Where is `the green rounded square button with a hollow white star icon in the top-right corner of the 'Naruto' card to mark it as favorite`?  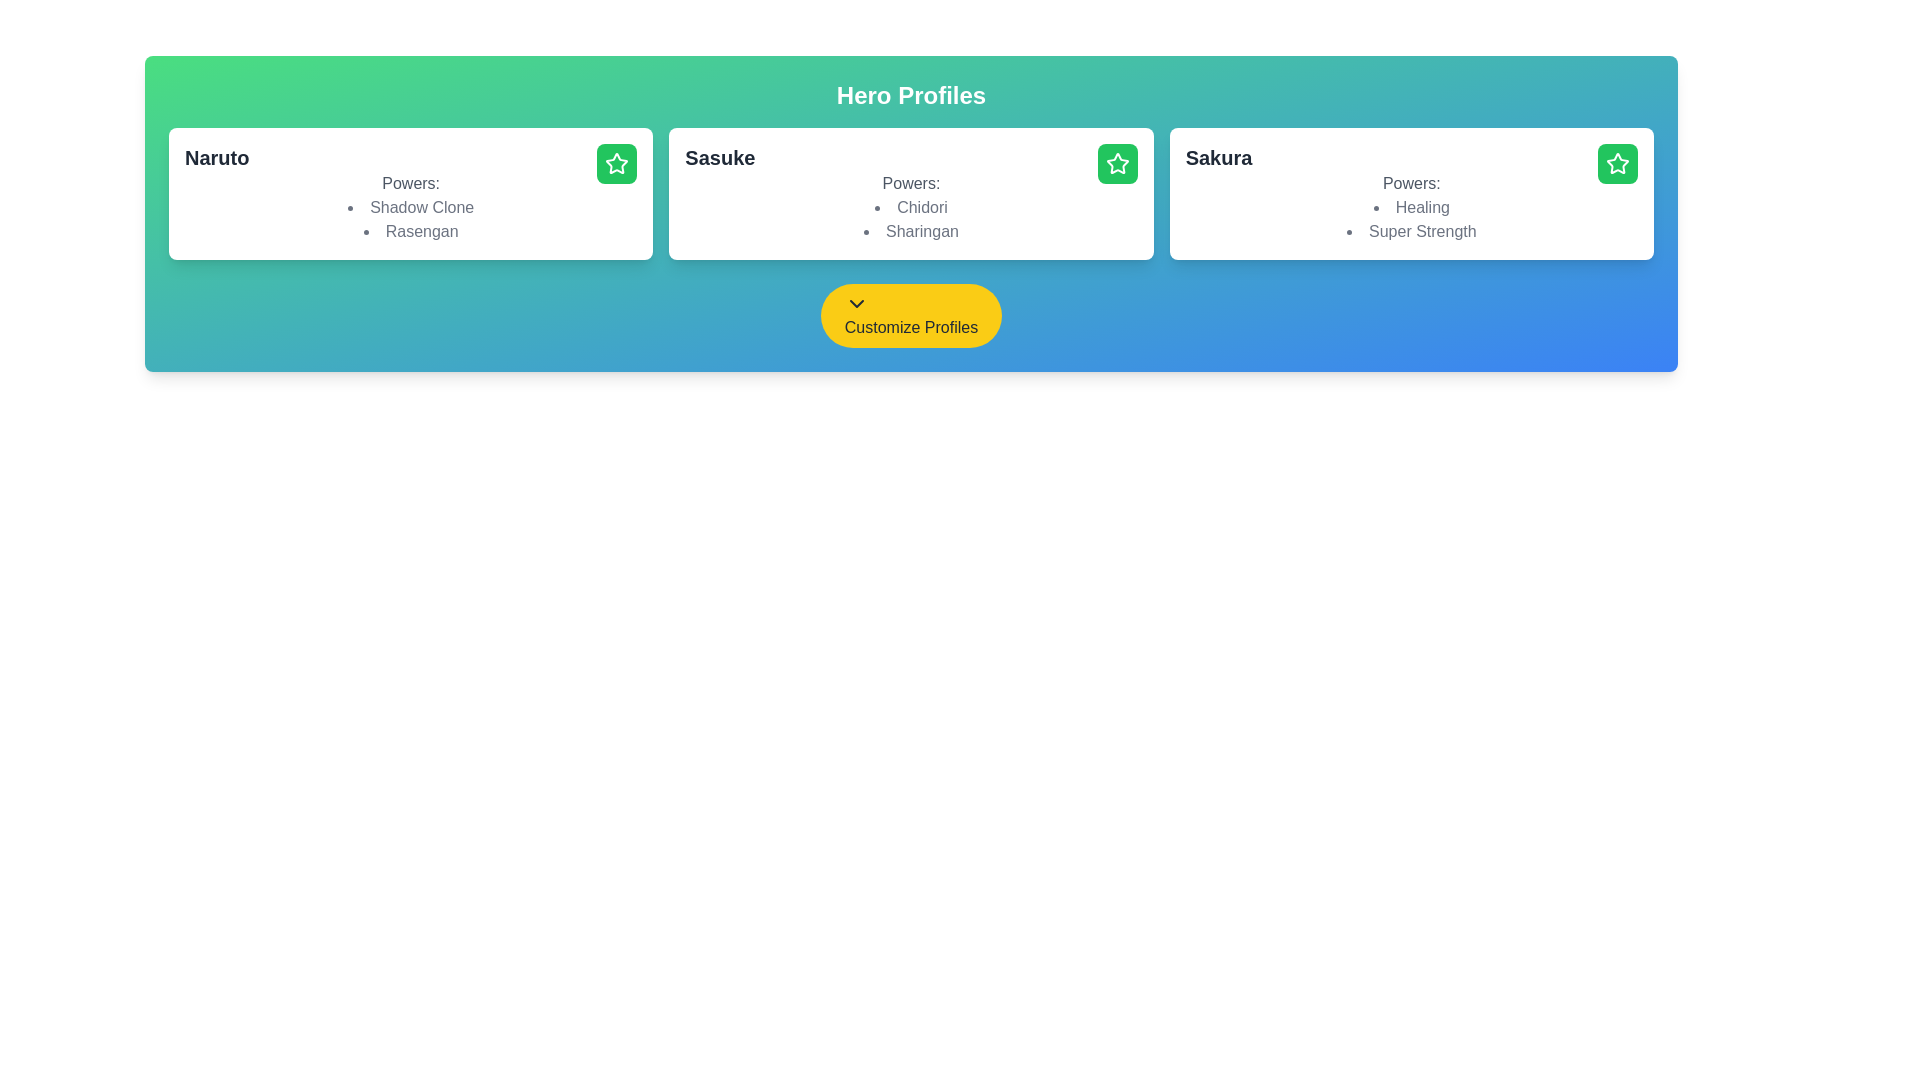 the green rounded square button with a hollow white star icon in the top-right corner of the 'Naruto' card to mark it as favorite is located at coordinates (616, 163).